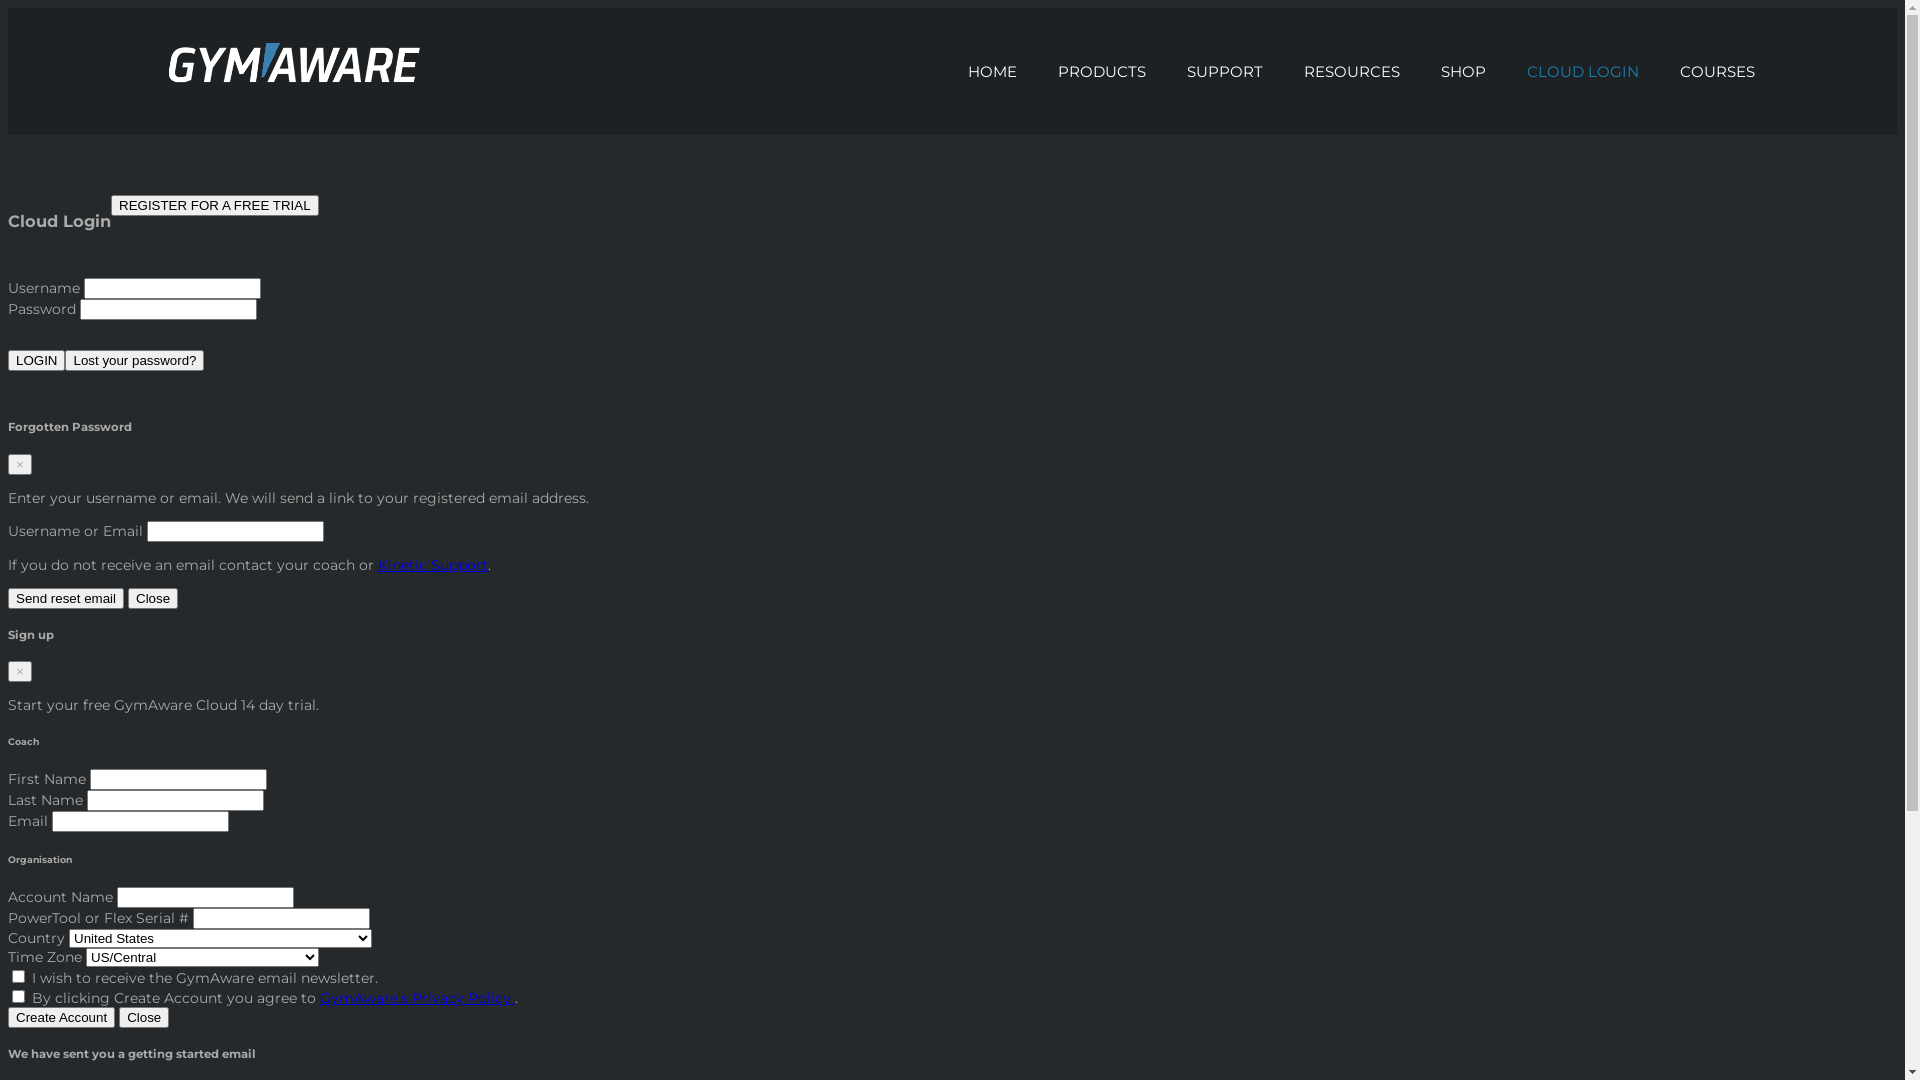 The width and height of the screenshot is (1920, 1080). What do you see at coordinates (431, 564) in the screenshot?
I see `'Kinetic Support'` at bounding box center [431, 564].